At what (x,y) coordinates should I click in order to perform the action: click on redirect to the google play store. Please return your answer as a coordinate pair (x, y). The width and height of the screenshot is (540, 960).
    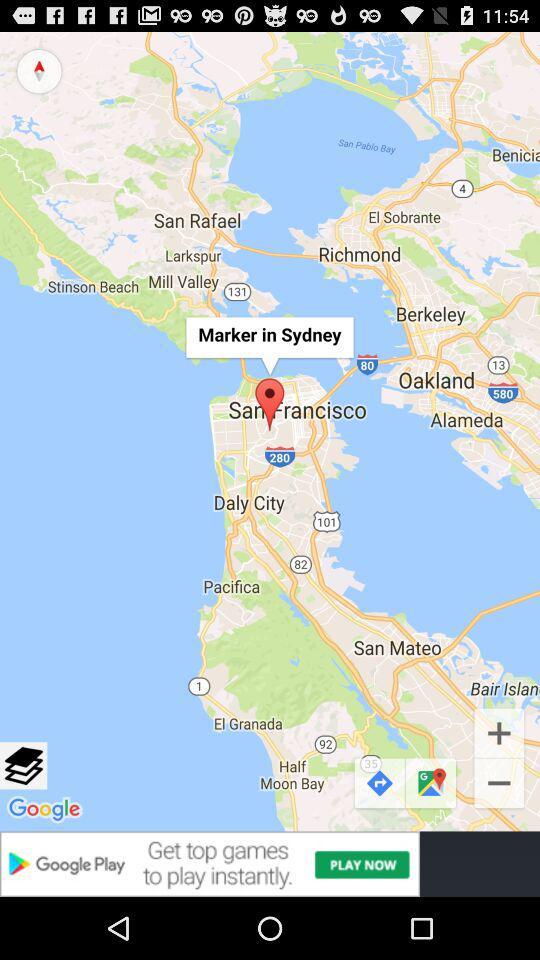
    Looking at the image, I should click on (270, 863).